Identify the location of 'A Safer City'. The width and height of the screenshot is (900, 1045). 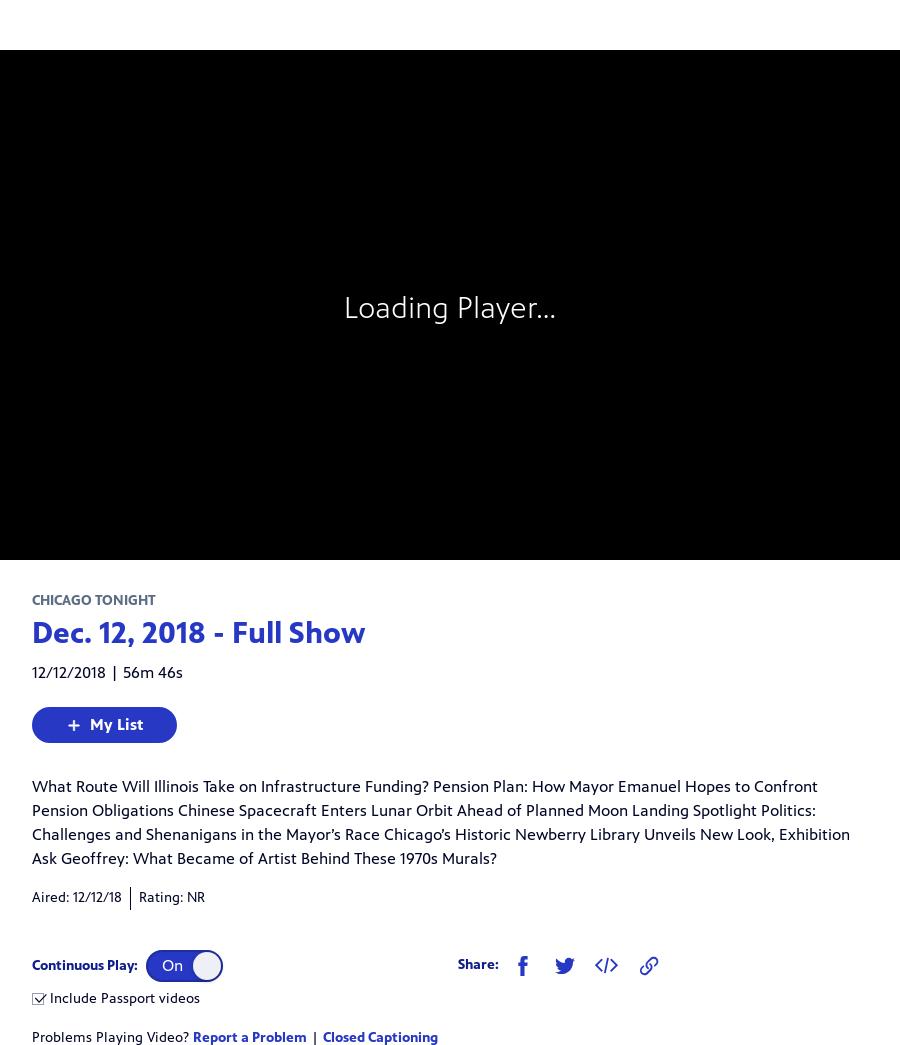
(111, 547).